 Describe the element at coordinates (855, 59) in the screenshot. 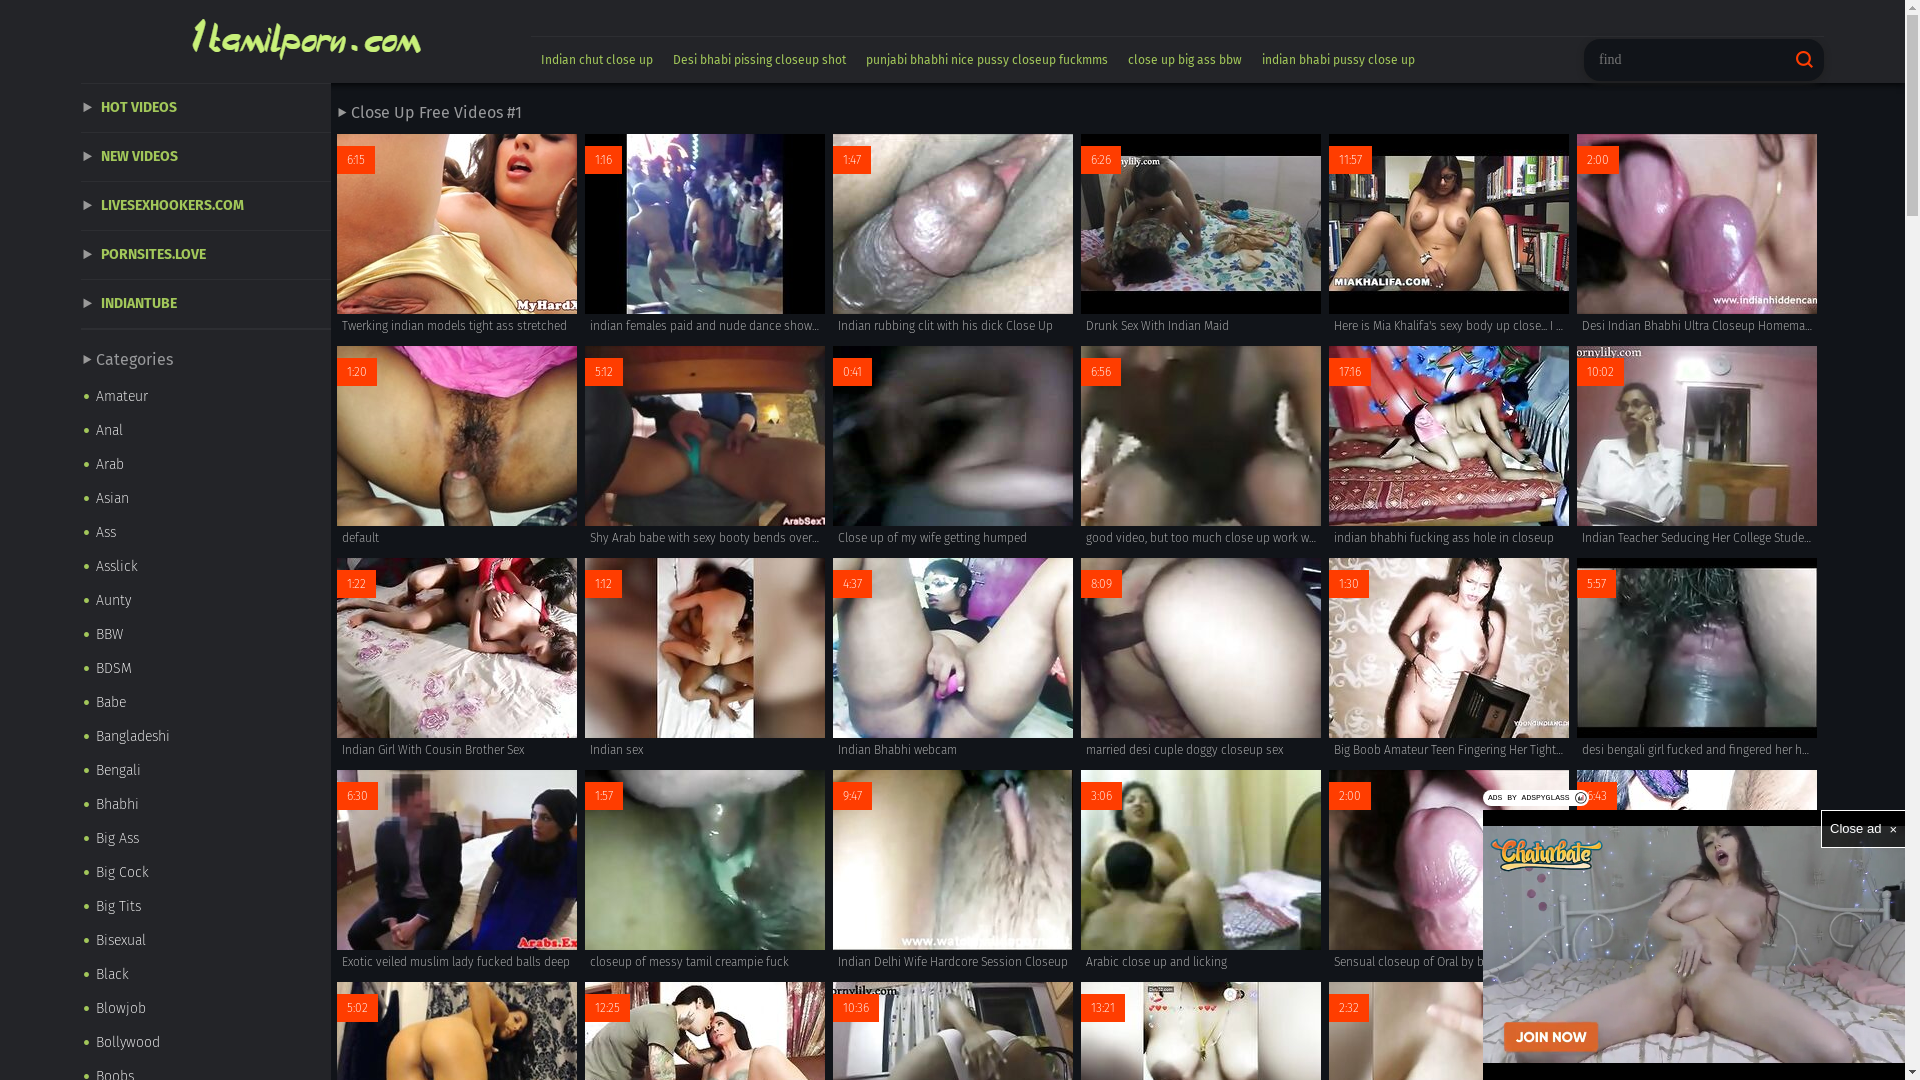

I see `'punjabi bhabhi nice pussy closeup fuckmms'` at that location.